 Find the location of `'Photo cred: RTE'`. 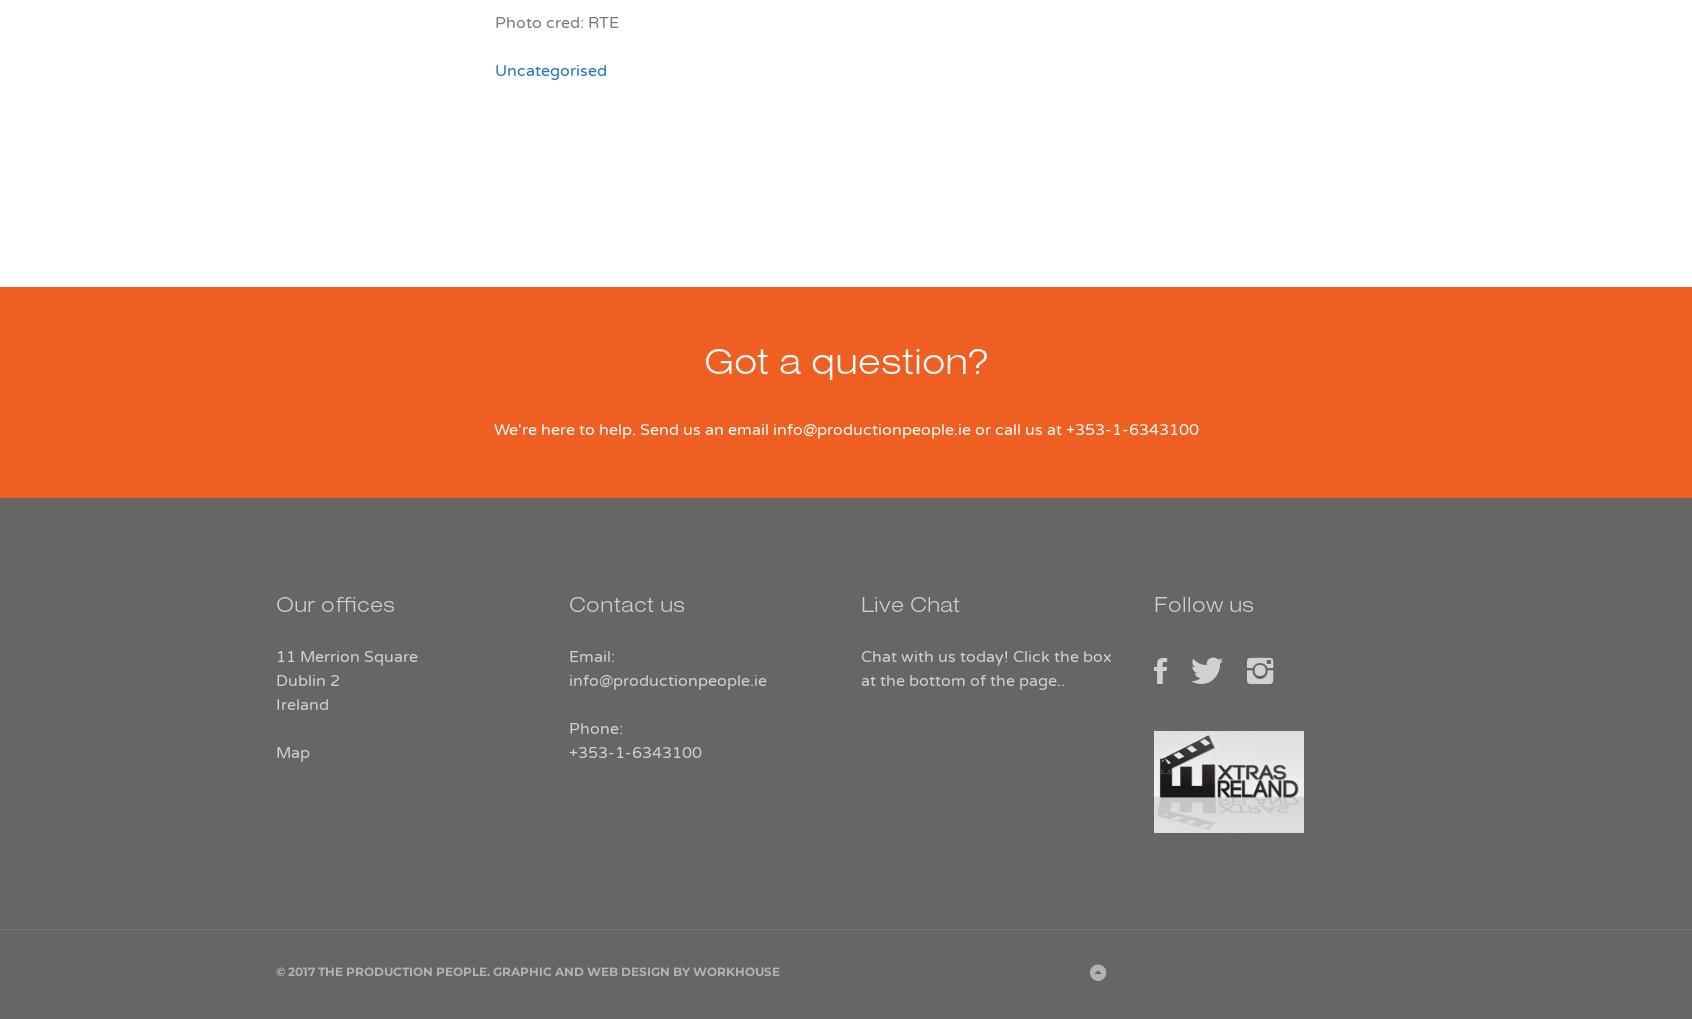

'Photo cred: RTE' is located at coordinates (495, 21).